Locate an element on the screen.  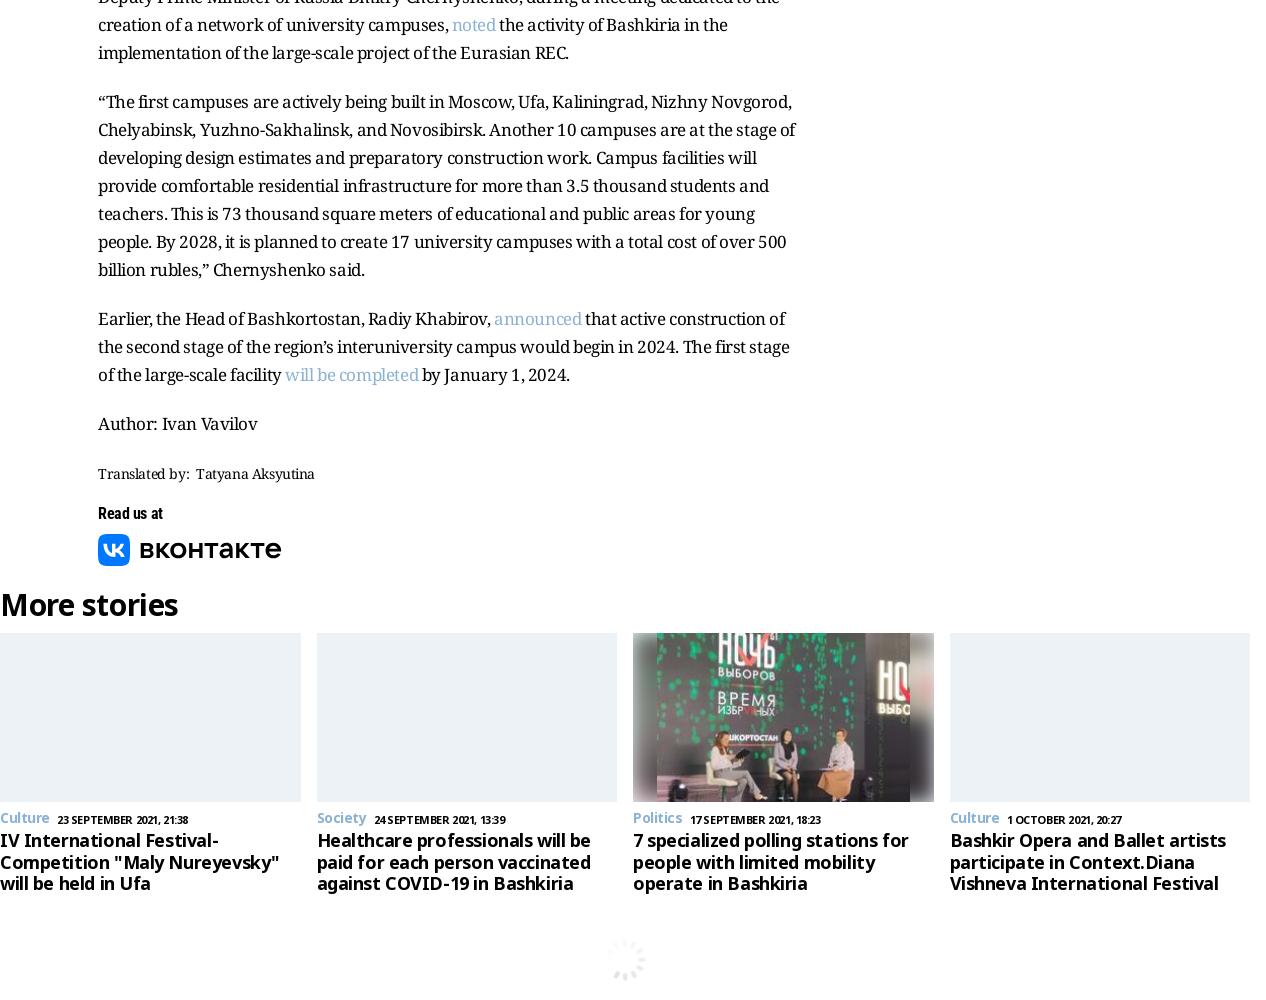
'24 September 2021, 13:39' is located at coordinates (437, 818).